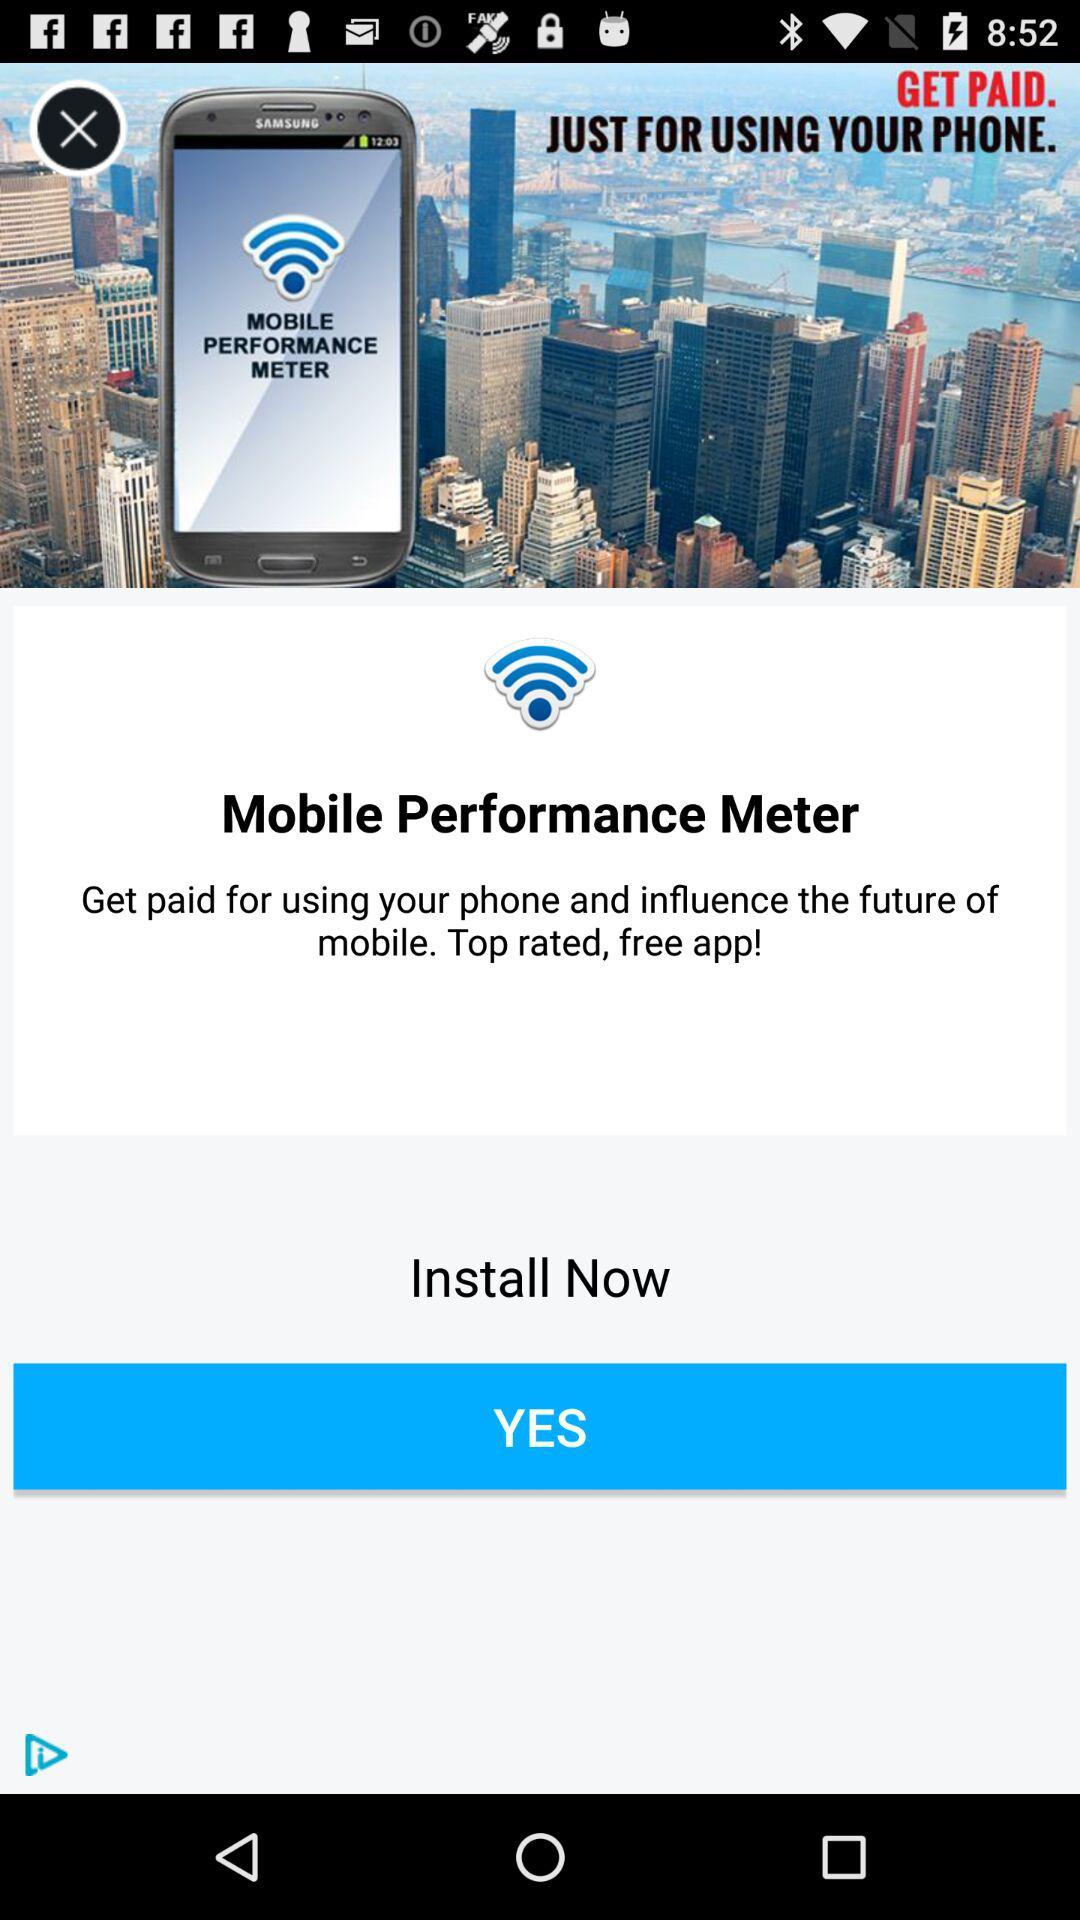 Image resolution: width=1080 pixels, height=1920 pixels. I want to click on the install now, so click(540, 1275).